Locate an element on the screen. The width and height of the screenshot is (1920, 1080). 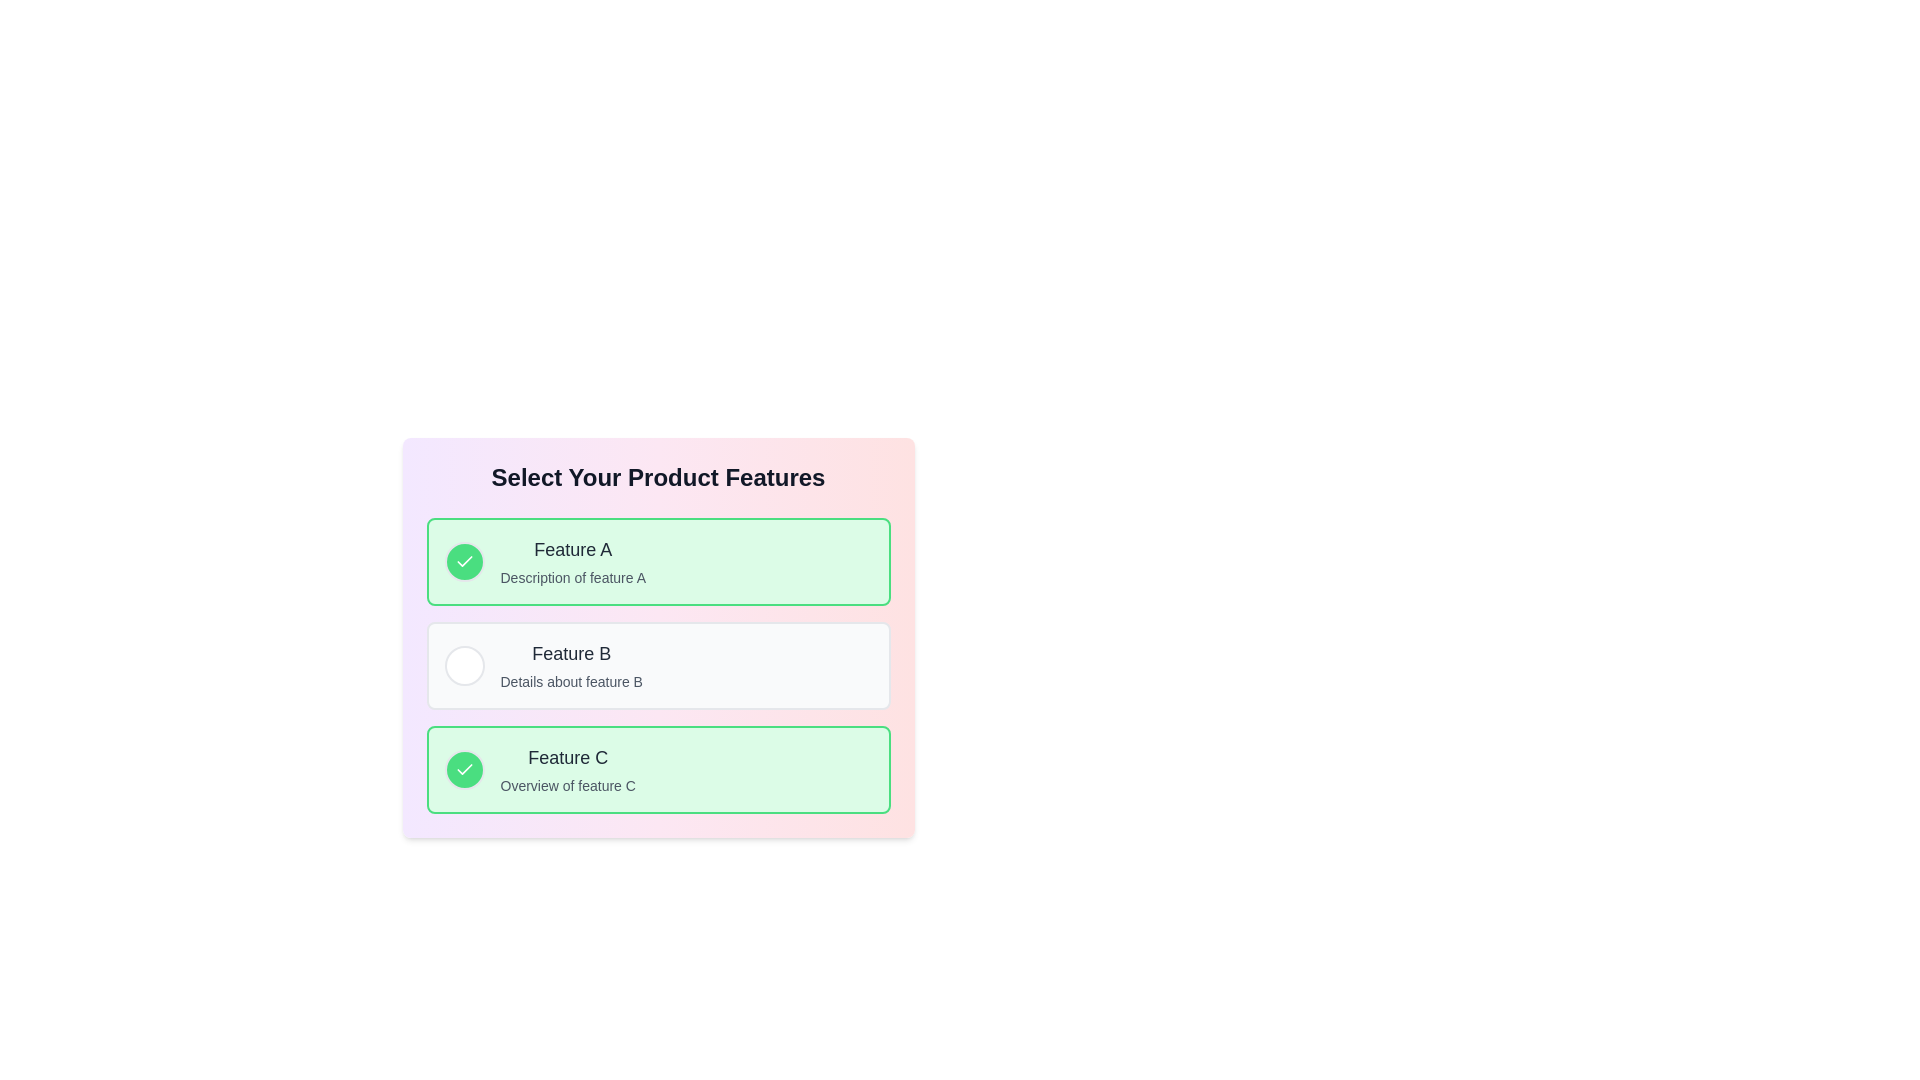
text label 'Feature B', which is prominently styled in dark gray on a white background, located below 'Feature A' and above 'Feature C' is located at coordinates (570, 654).